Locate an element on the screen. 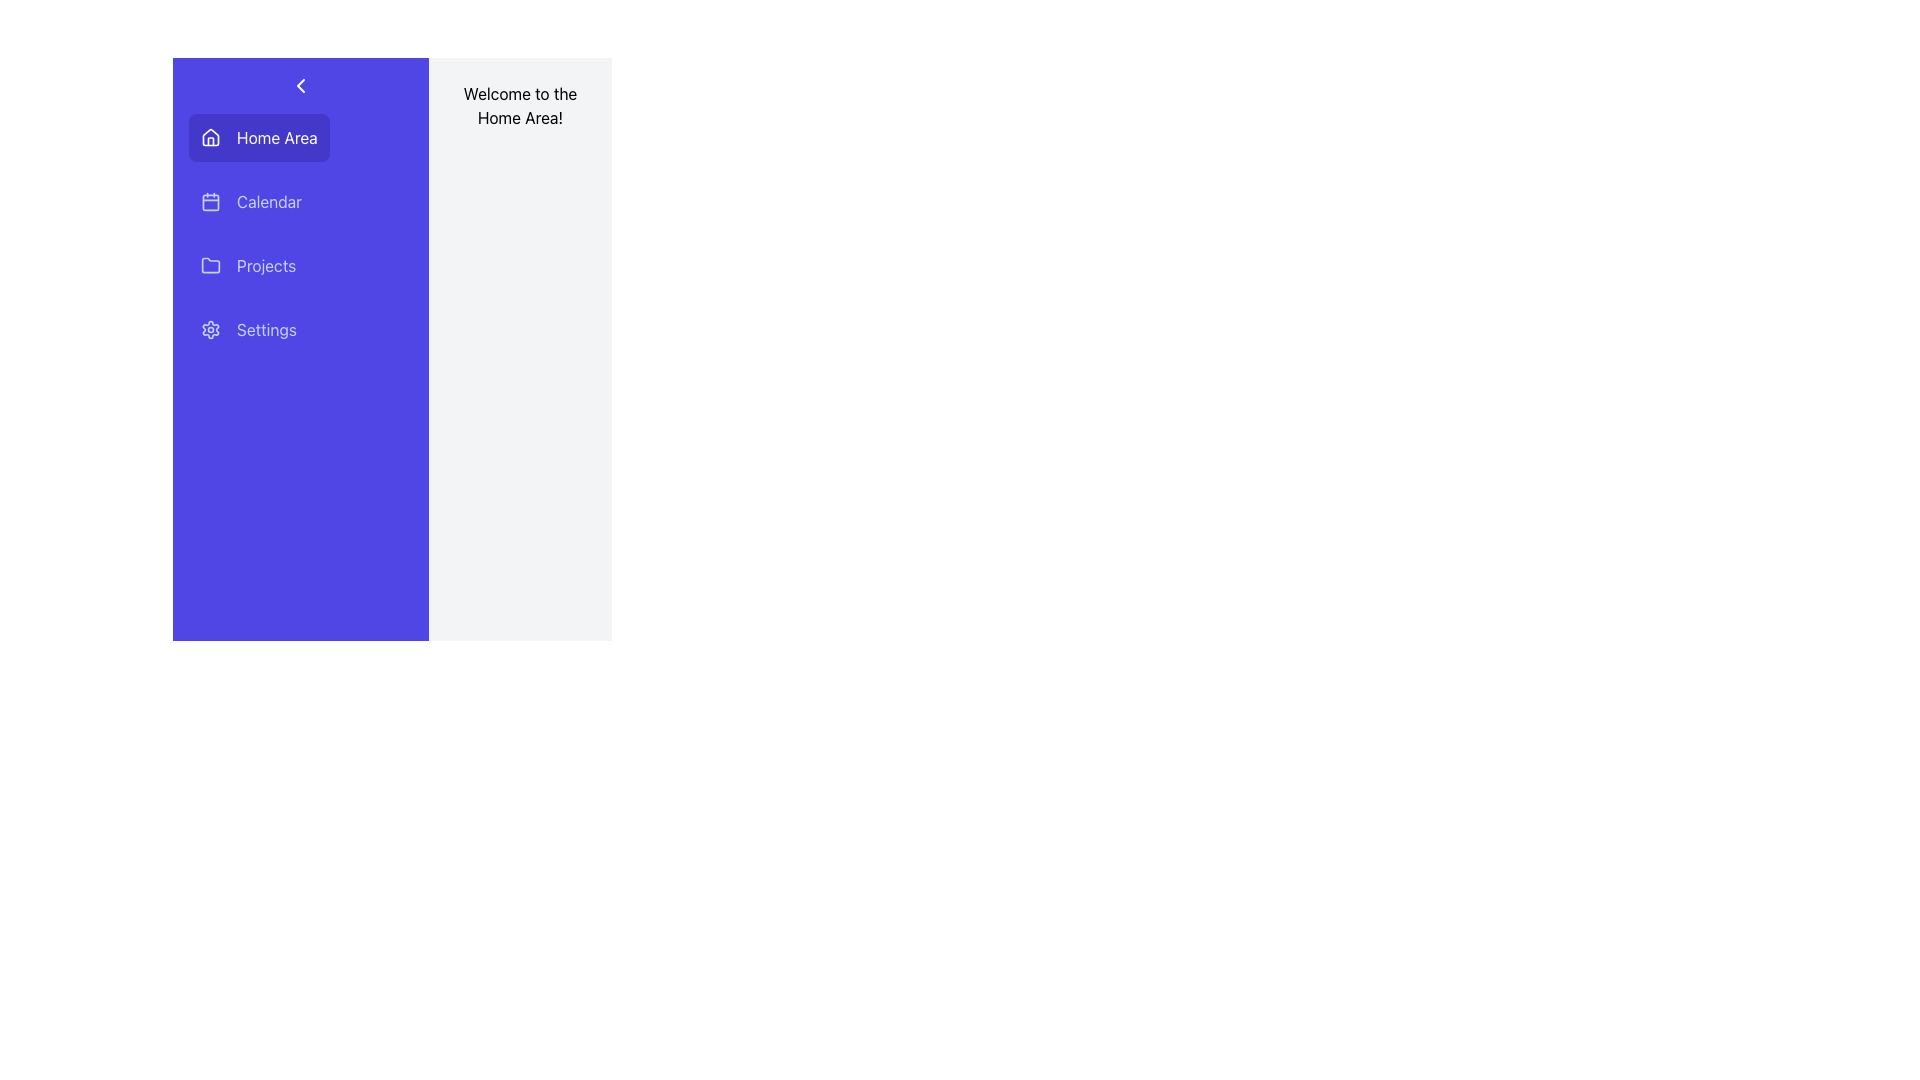 The width and height of the screenshot is (1920, 1080). the navigation button located in the sidebar menu, which is the third option below 'Calendar' and above 'Settings' is located at coordinates (247, 265).